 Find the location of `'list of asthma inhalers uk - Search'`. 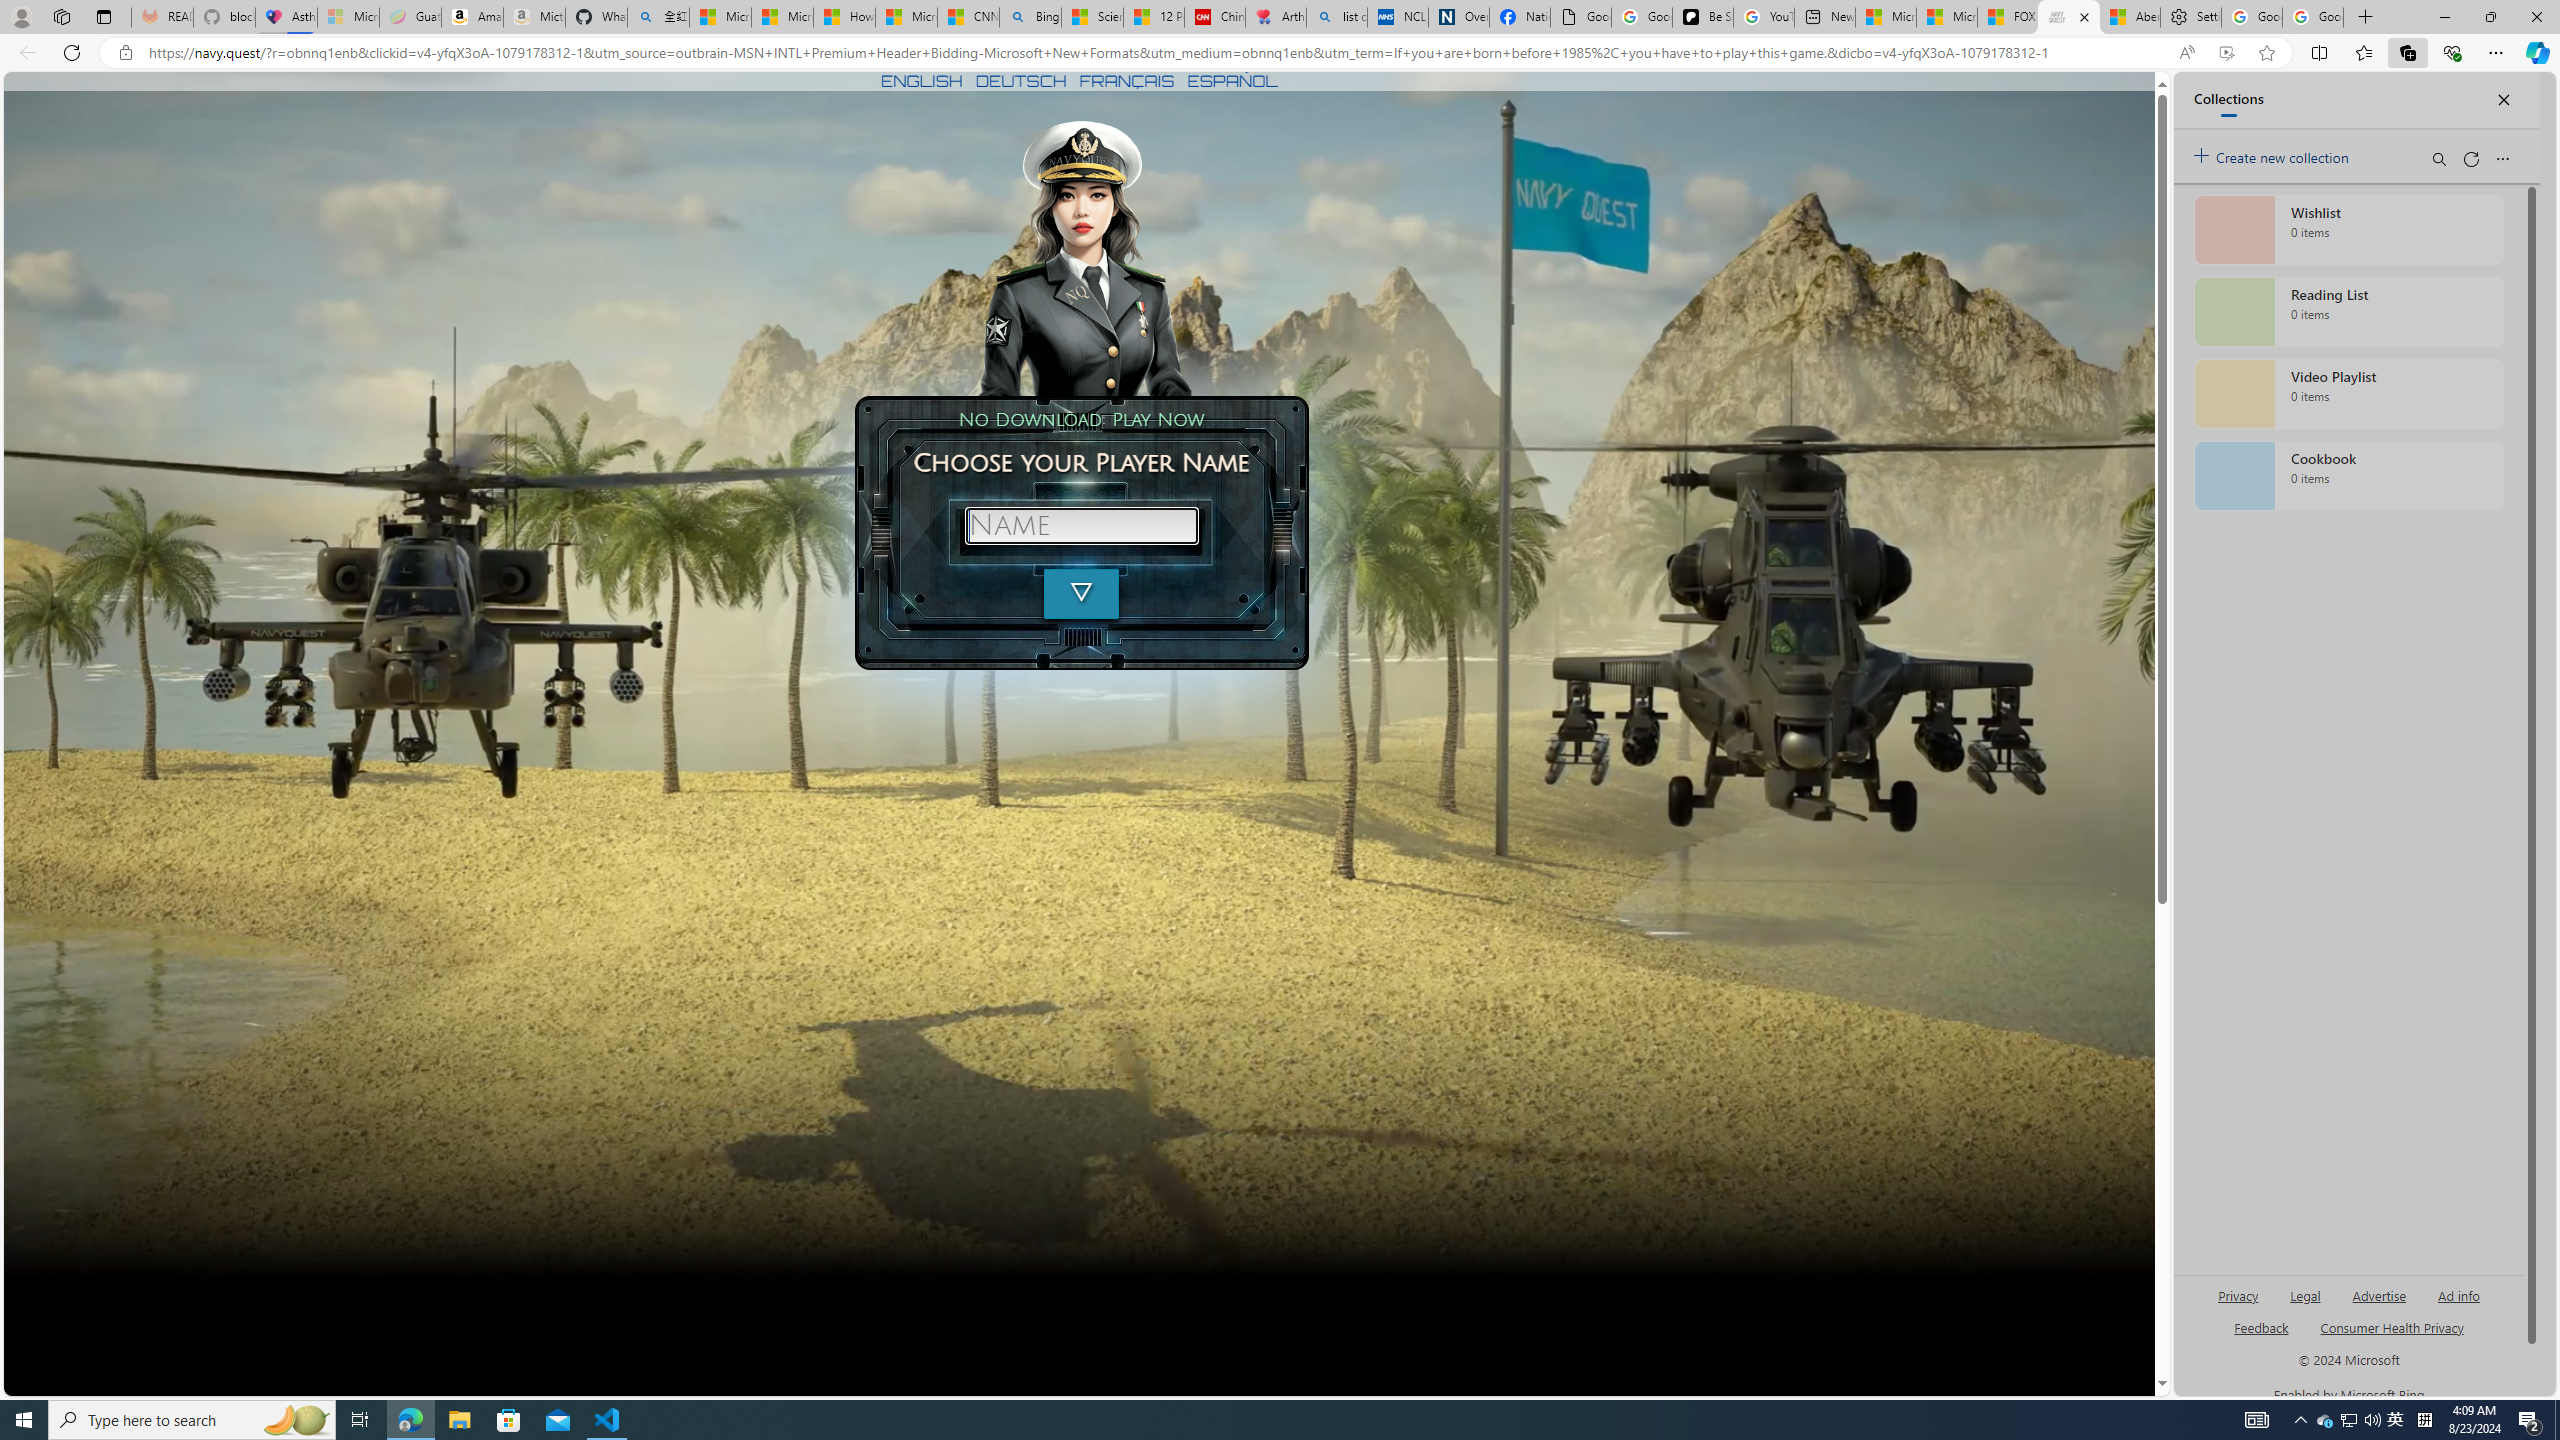

'list of asthma inhalers uk - Search' is located at coordinates (1337, 16).